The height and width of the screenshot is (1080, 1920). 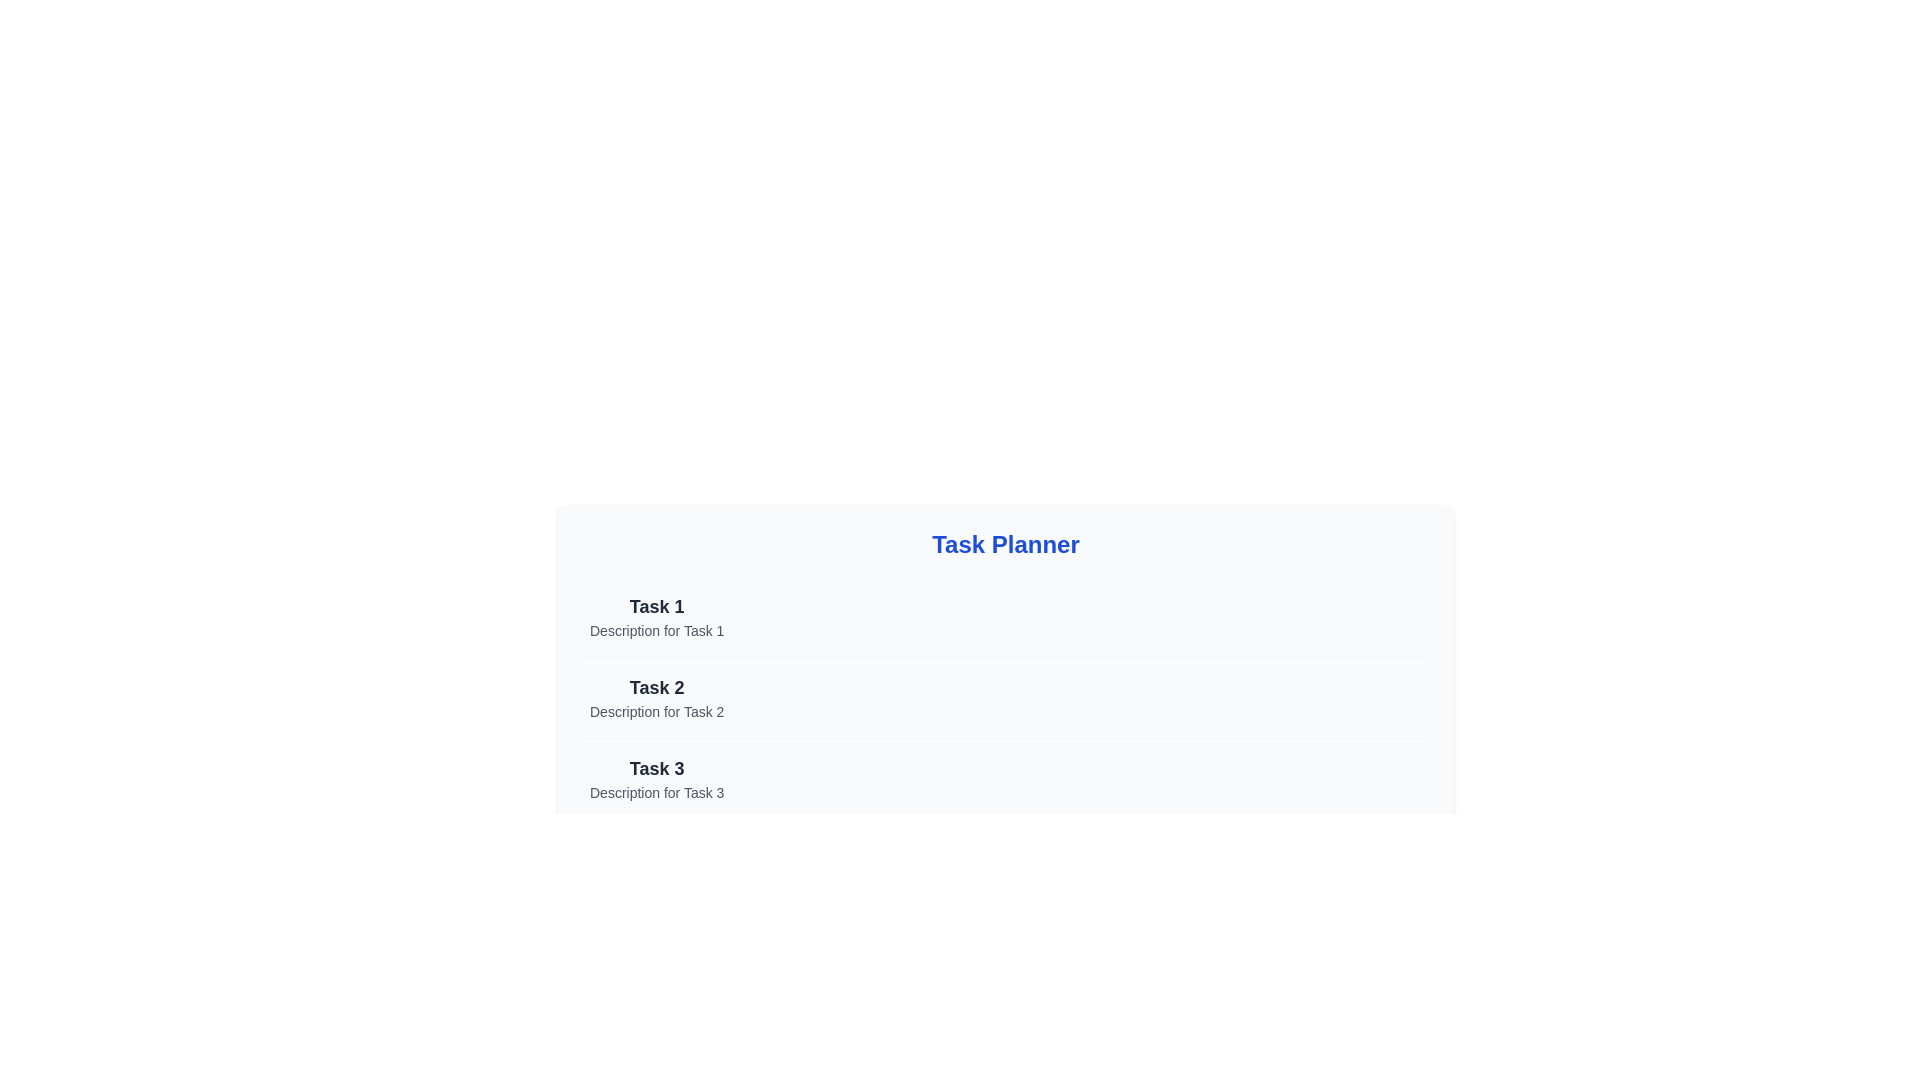 What do you see at coordinates (657, 778) in the screenshot?
I see `static text block that contains 'Task 3' and its description in the task list of the 'Task Planner.'` at bounding box center [657, 778].